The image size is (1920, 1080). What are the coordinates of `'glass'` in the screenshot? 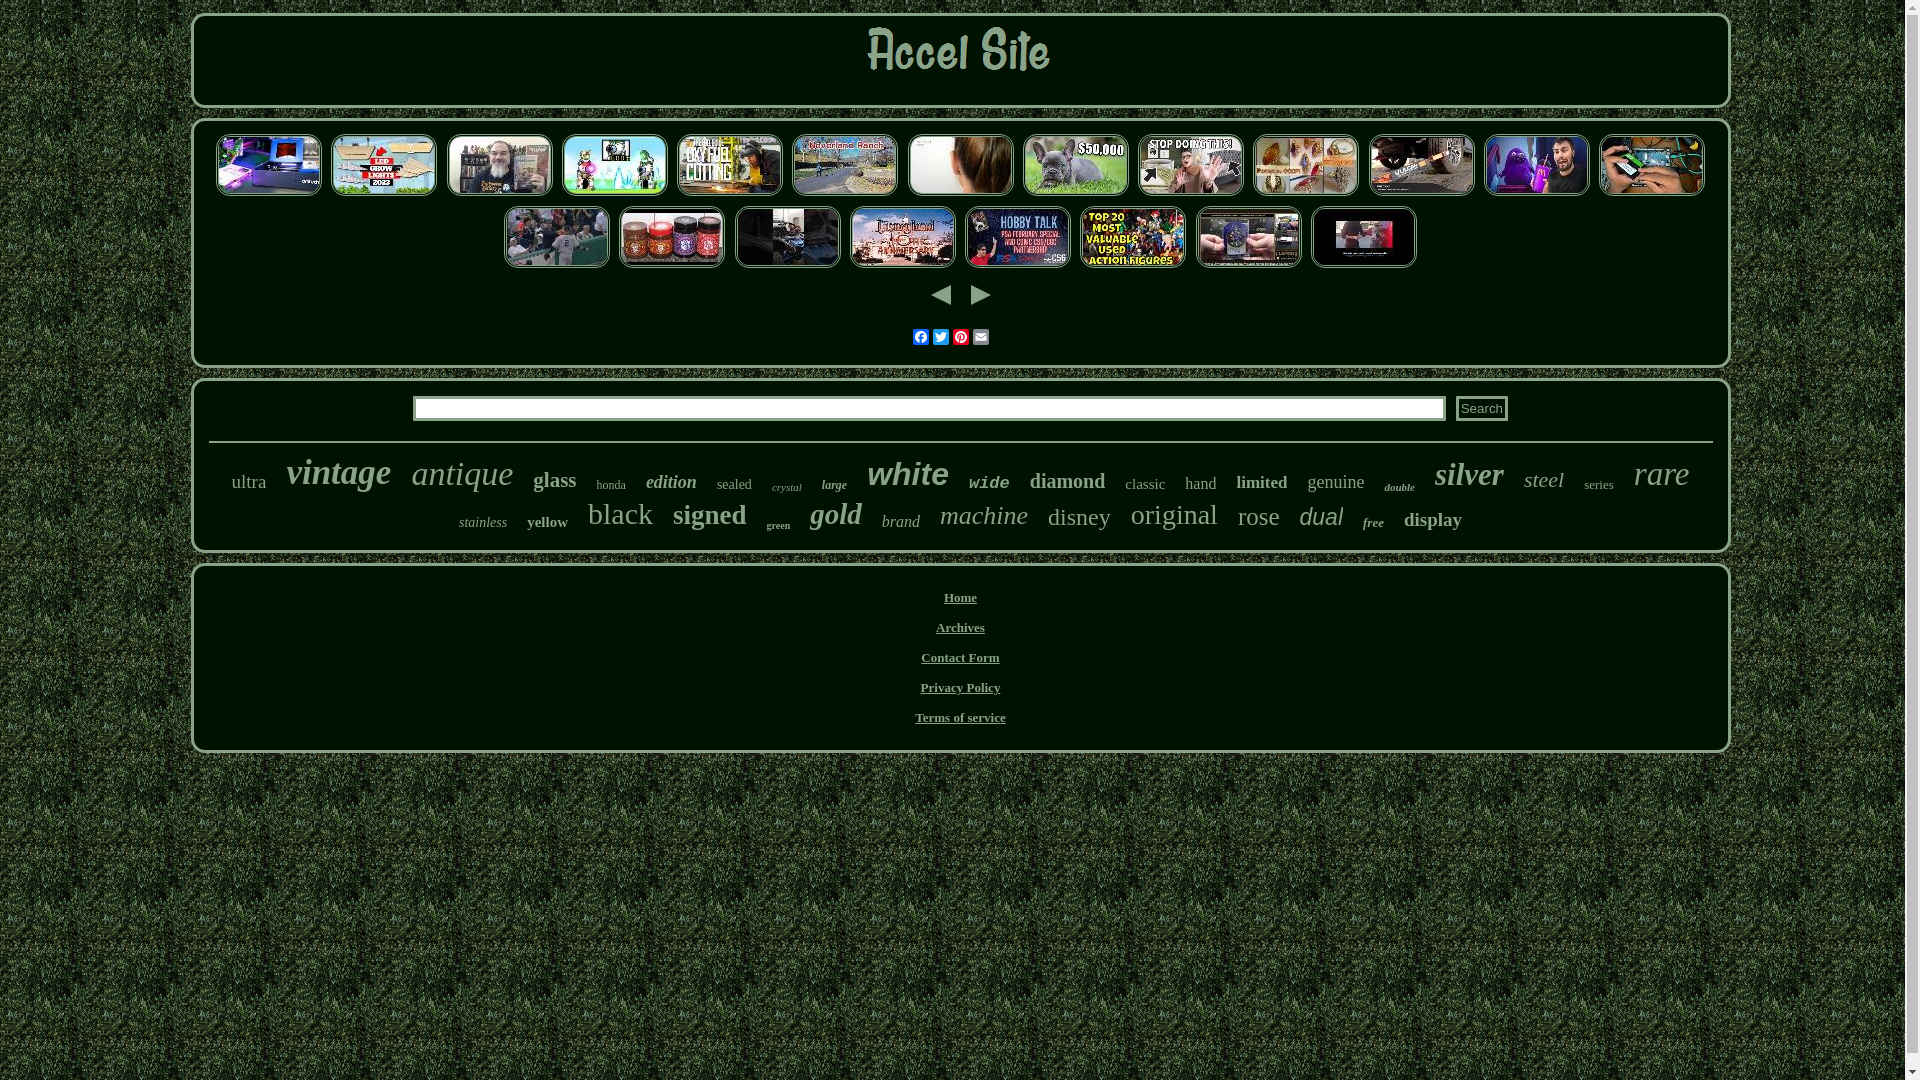 It's located at (554, 480).